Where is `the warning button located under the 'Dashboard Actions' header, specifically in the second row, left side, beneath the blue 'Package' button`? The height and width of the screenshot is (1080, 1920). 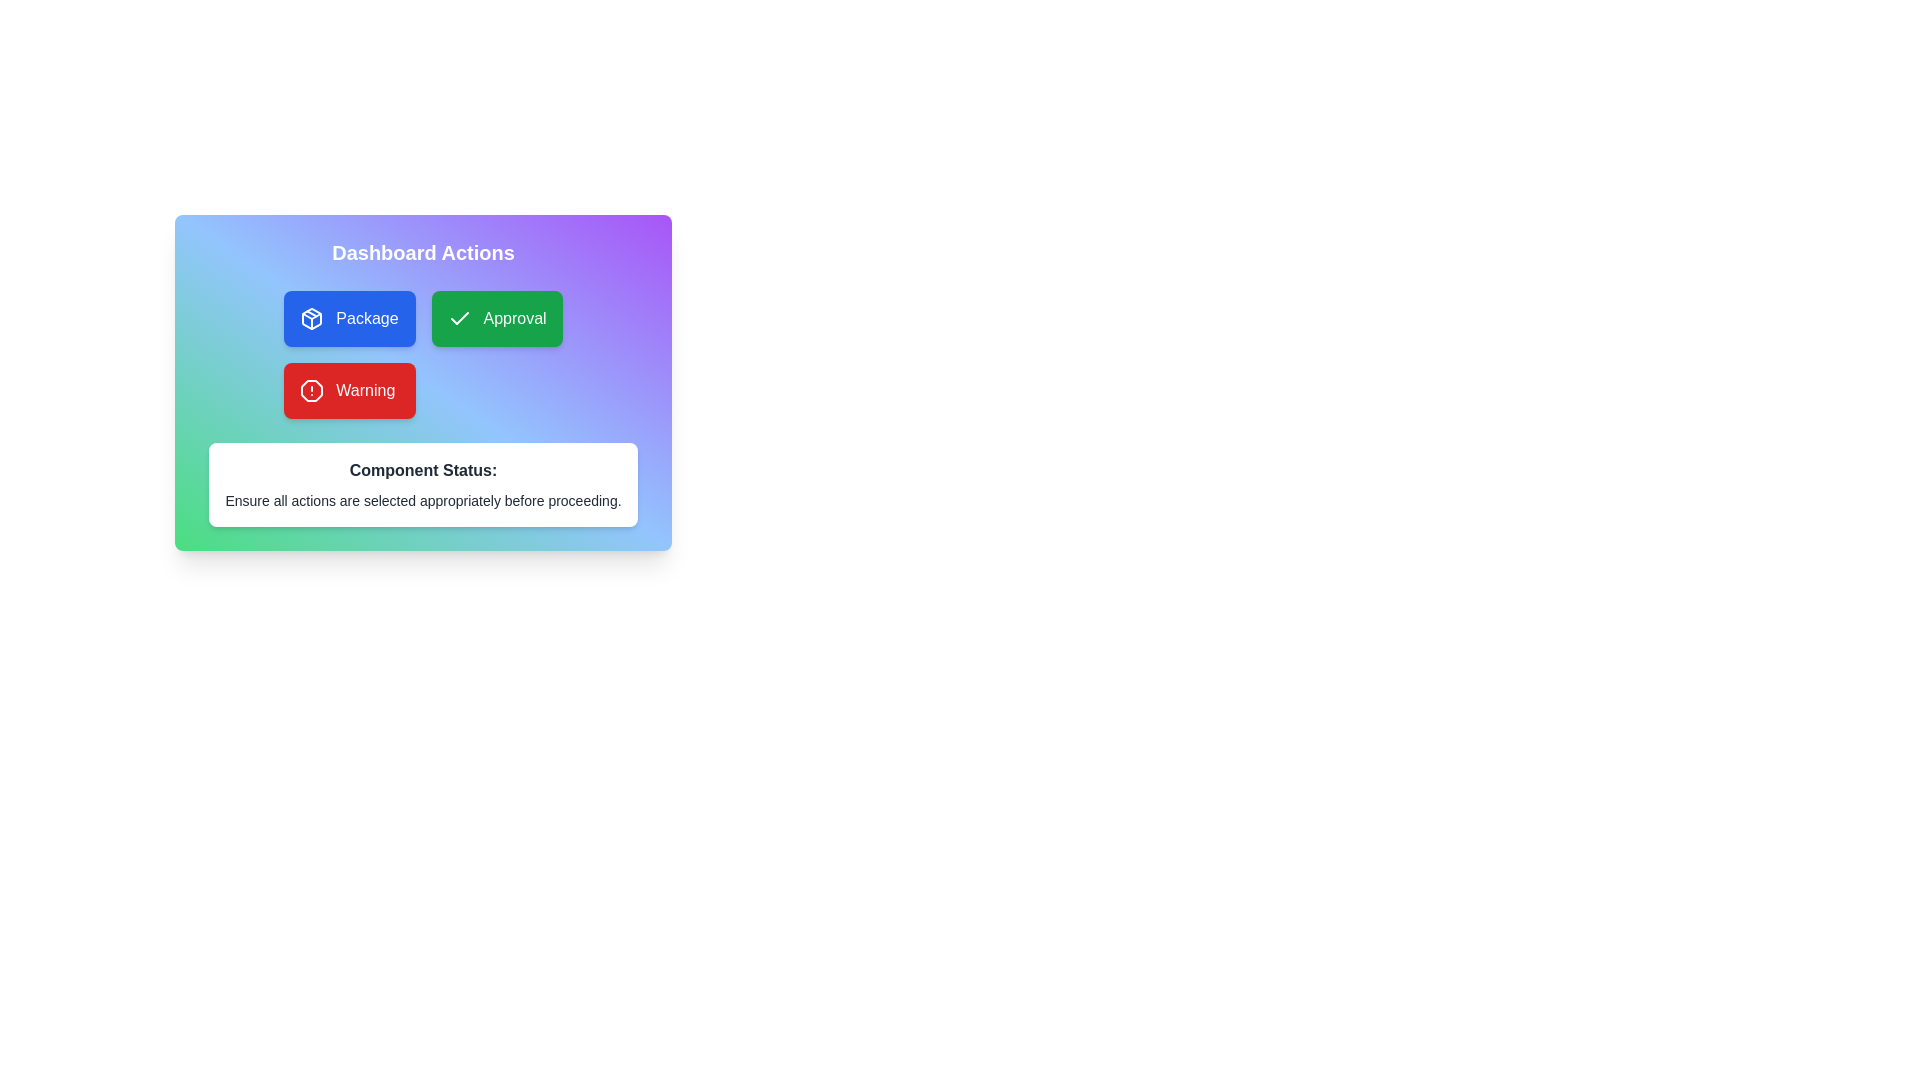 the warning button located under the 'Dashboard Actions' header, specifically in the second row, left side, beneath the blue 'Package' button is located at coordinates (349, 390).